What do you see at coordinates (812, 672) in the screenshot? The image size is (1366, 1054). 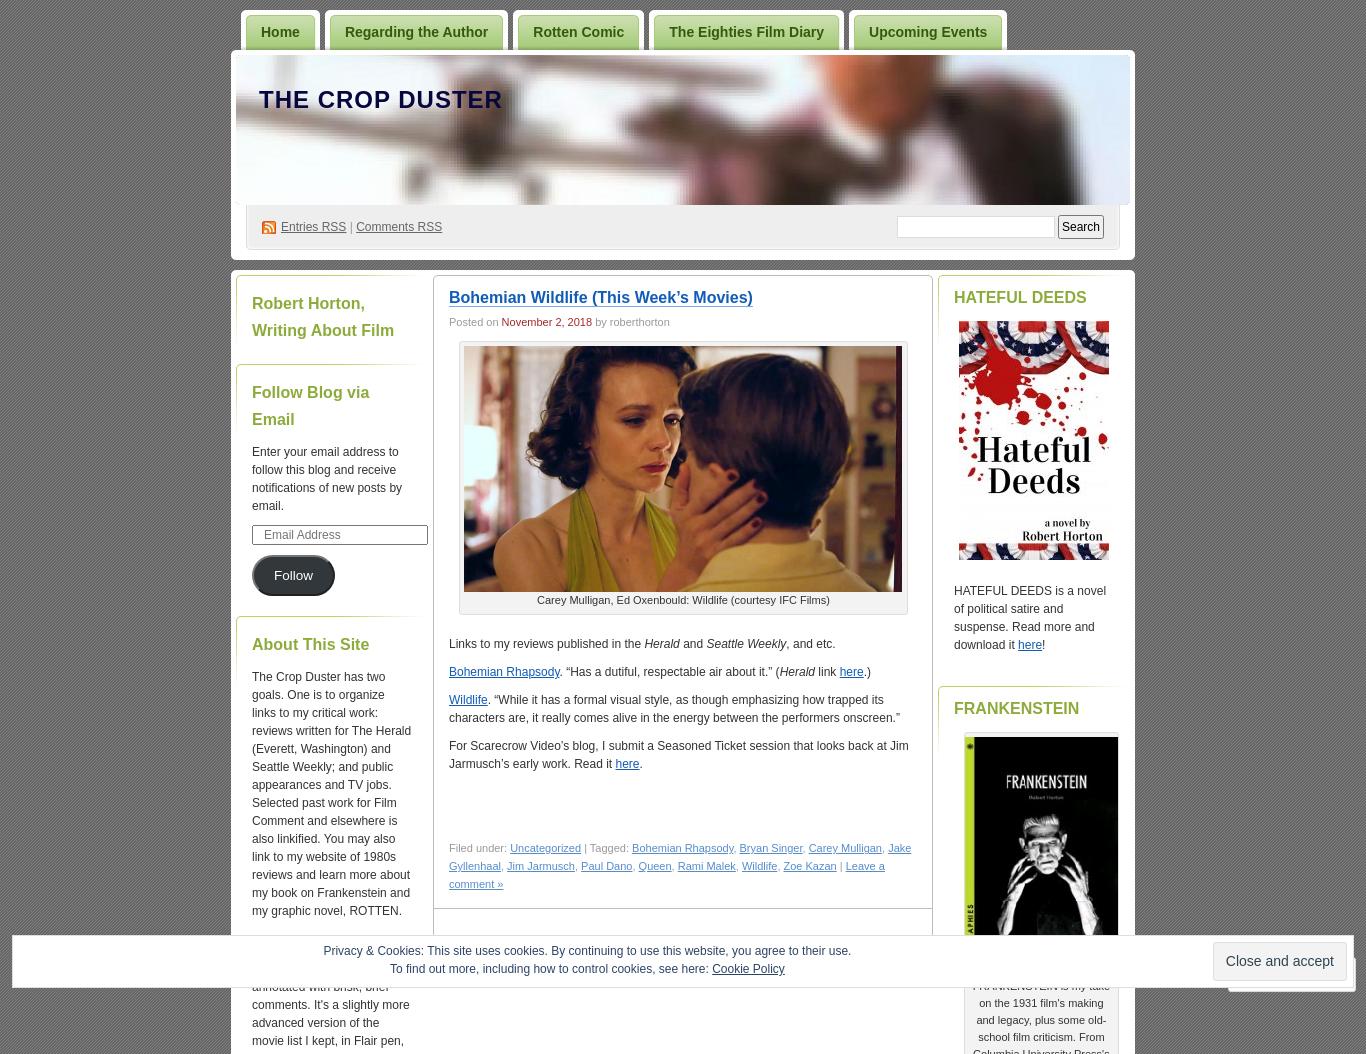 I see `'link'` at bounding box center [812, 672].